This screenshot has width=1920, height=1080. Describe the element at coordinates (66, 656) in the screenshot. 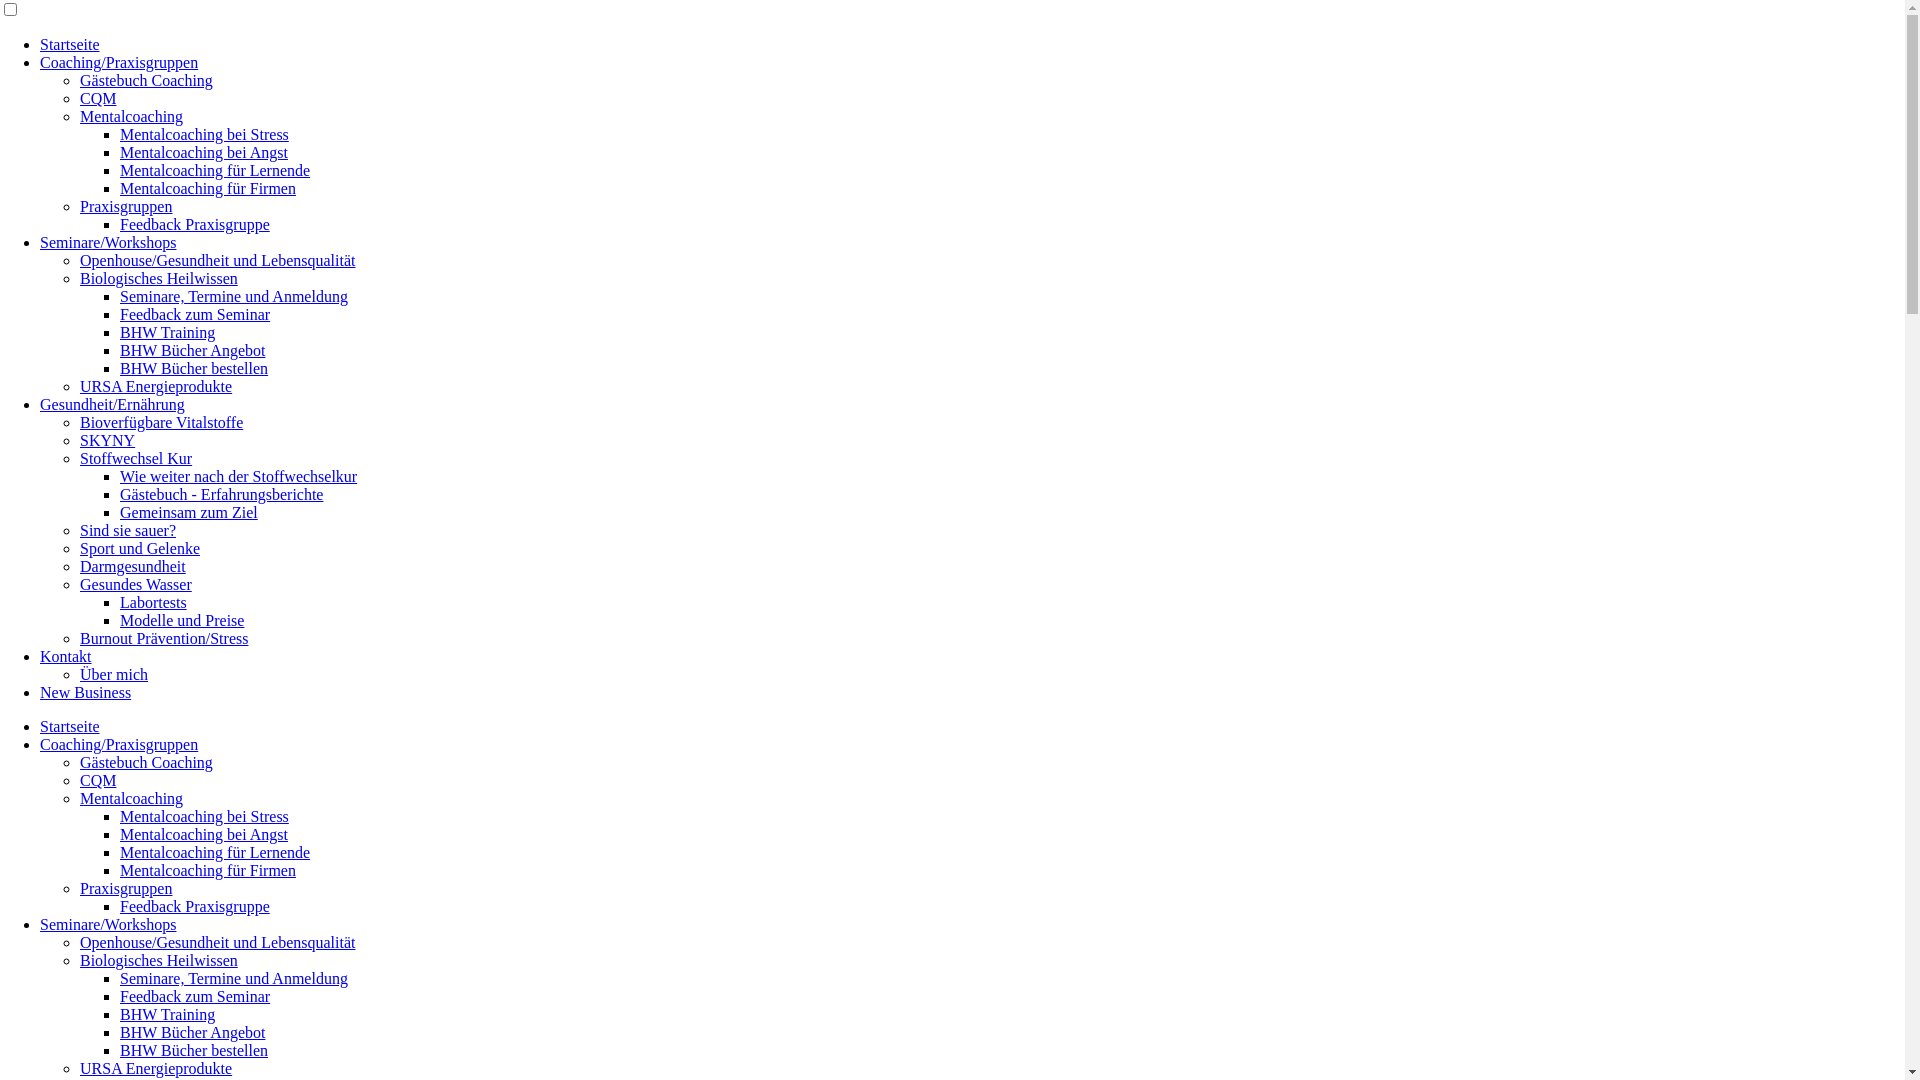

I see `'Kontakt'` at that location.